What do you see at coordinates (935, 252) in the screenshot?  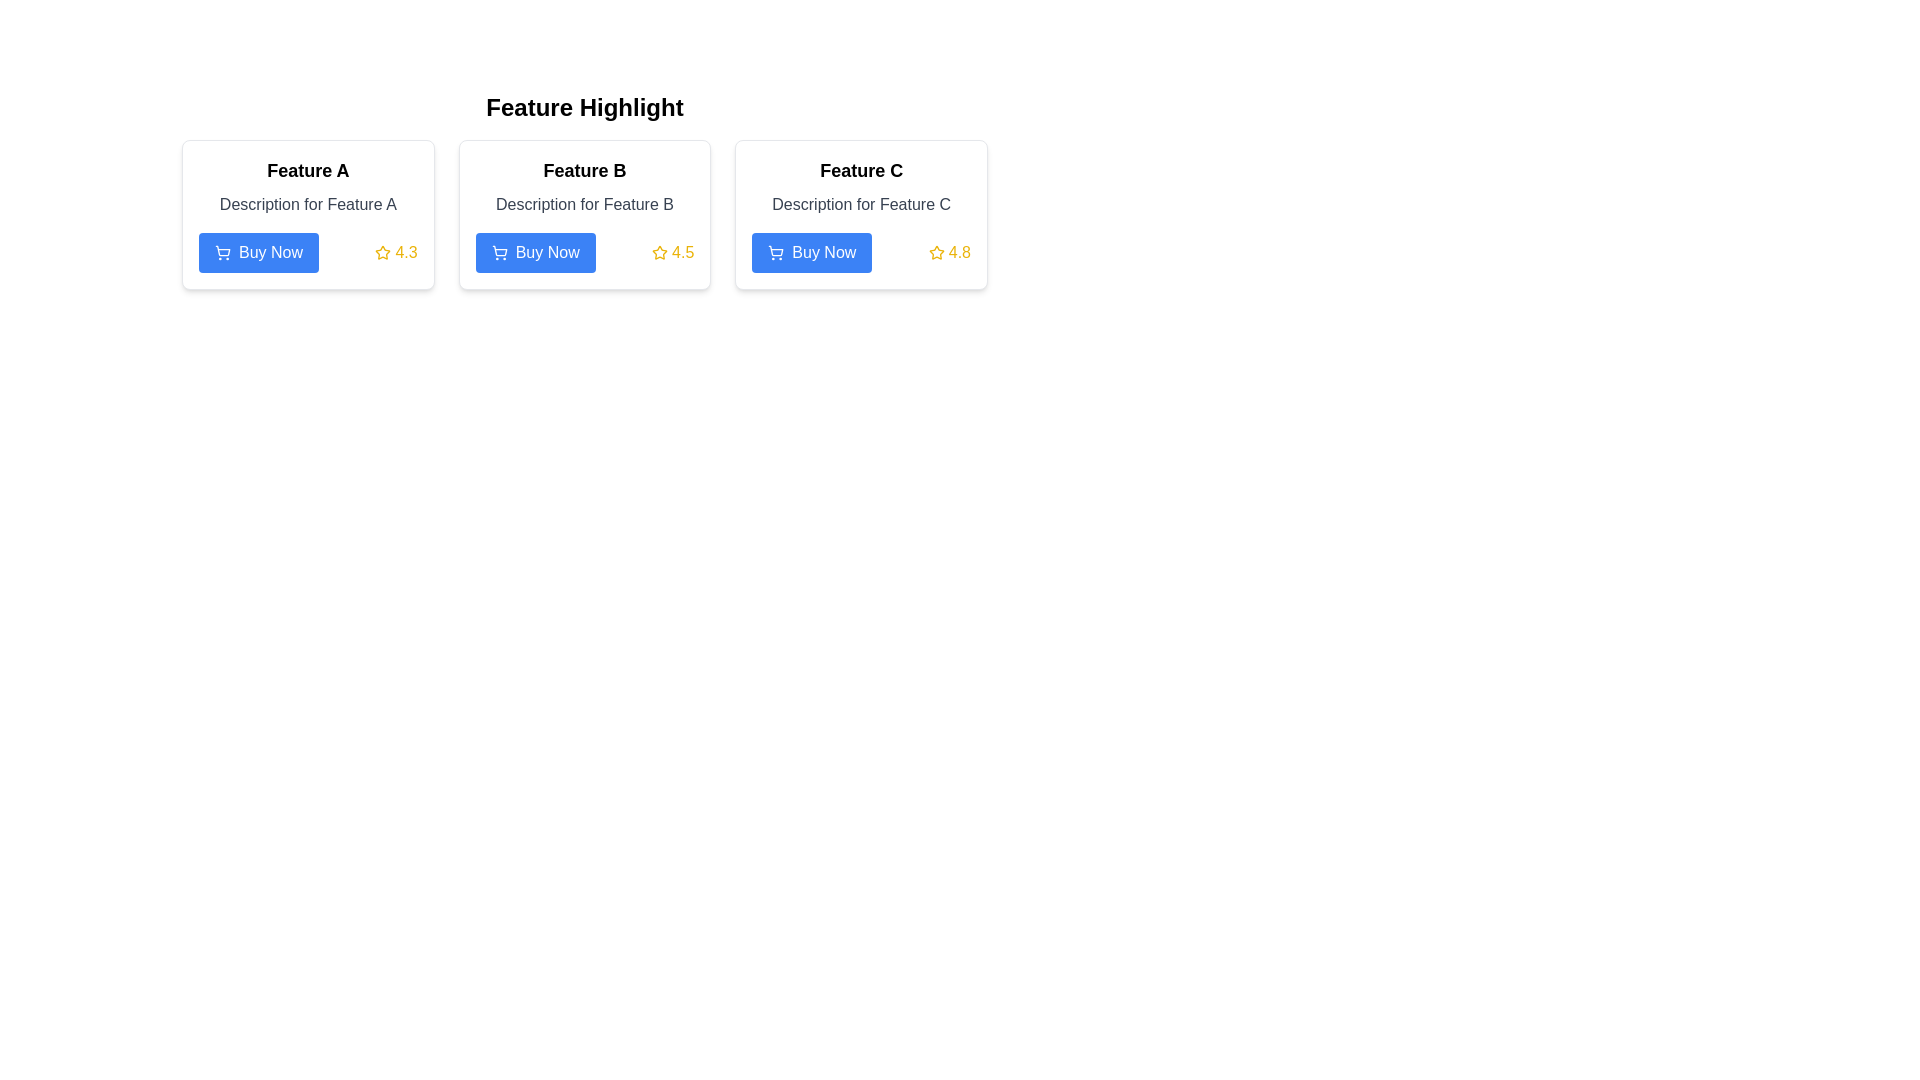 I see `the yellow star icon representing a rating, located next to the numeric score '4.8' in the 'Feature C' card, for tooltip display` at bounding box center [935, 252].